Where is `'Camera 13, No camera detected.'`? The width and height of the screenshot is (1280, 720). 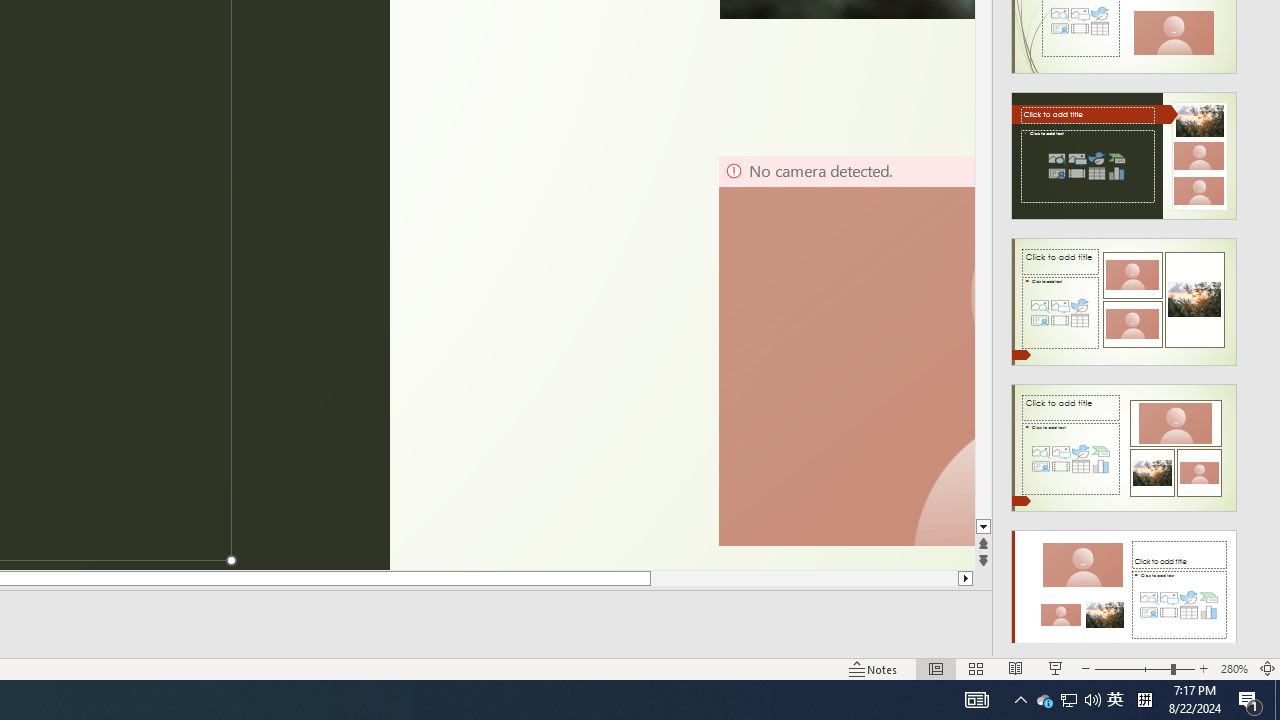 'Camera 13, No camera detected.' is located at coordinates (846, 350).